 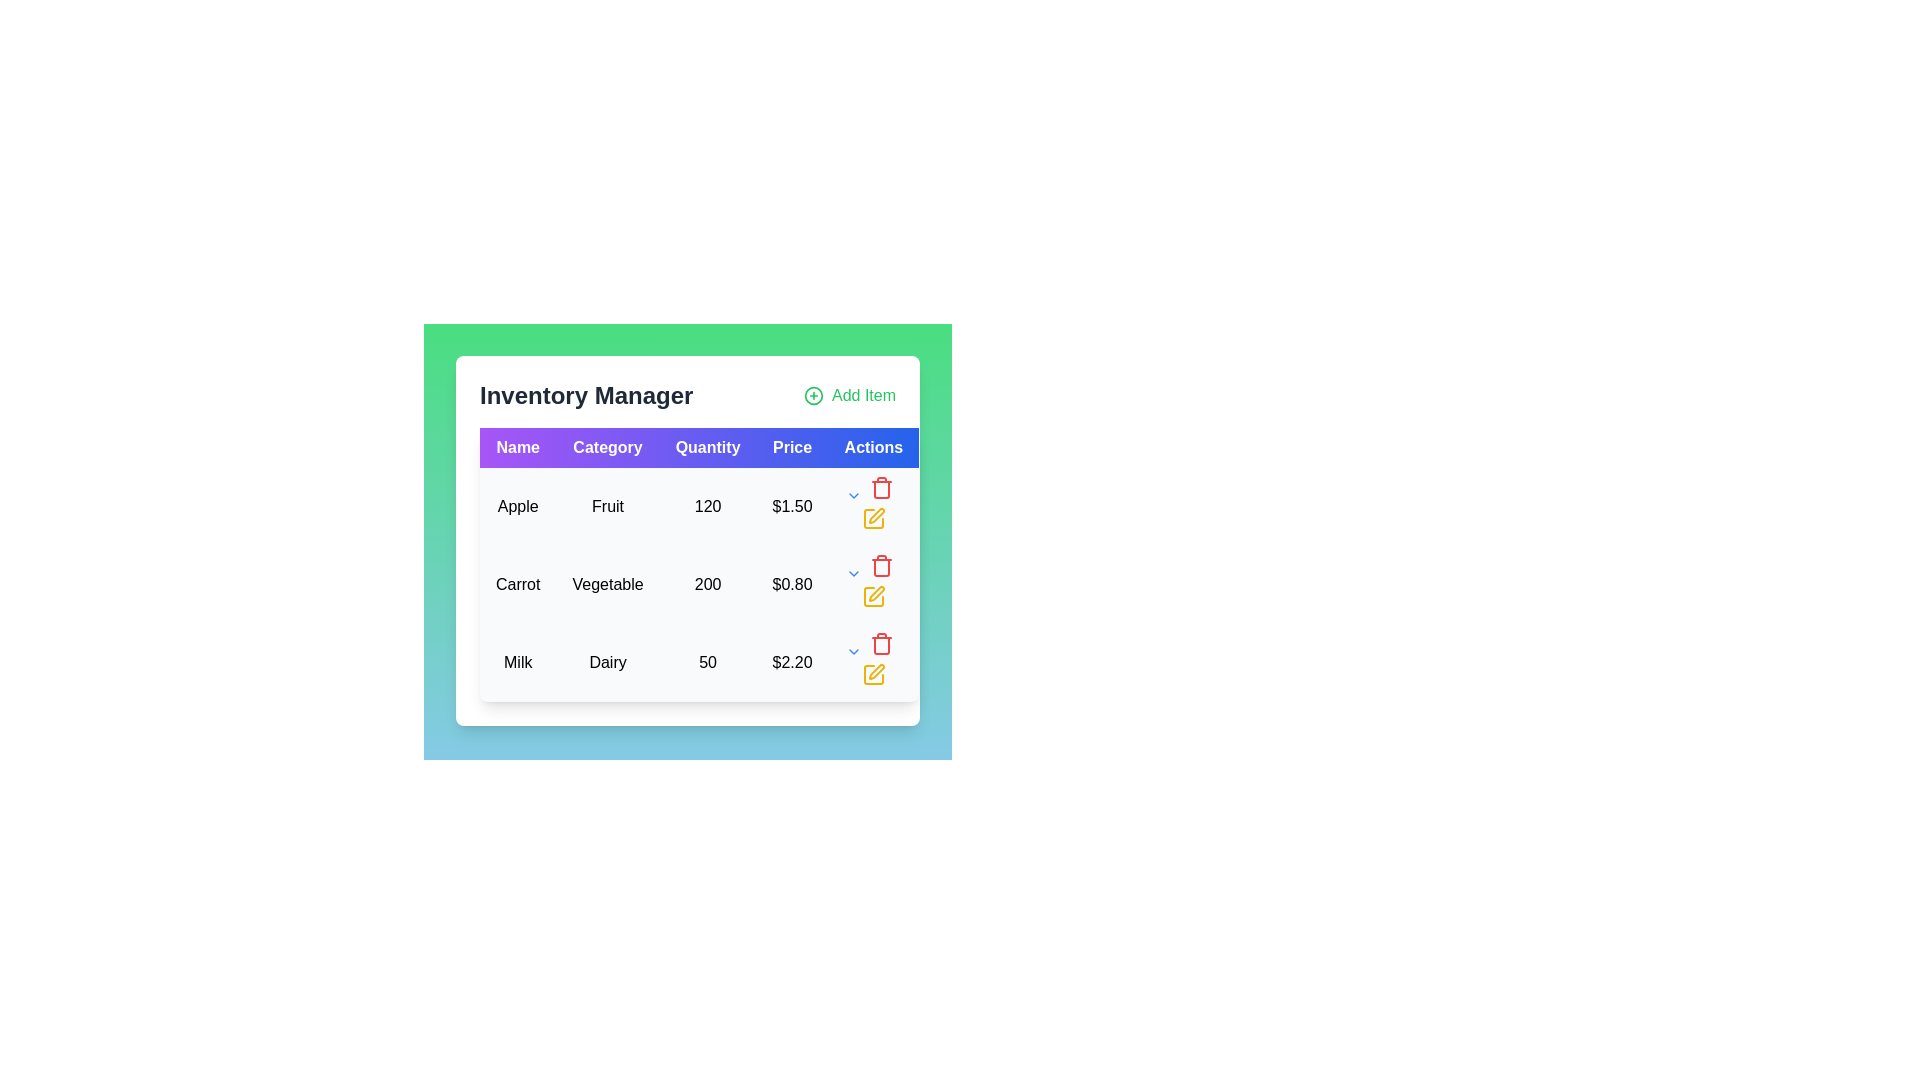 What do you see at coordinates (876, 515) in the screenshot?
I see `the pen-shaped SVG icon in the 'Actions' column beside the trash bin icon to initiate editing` at bounding box center [876, 515].